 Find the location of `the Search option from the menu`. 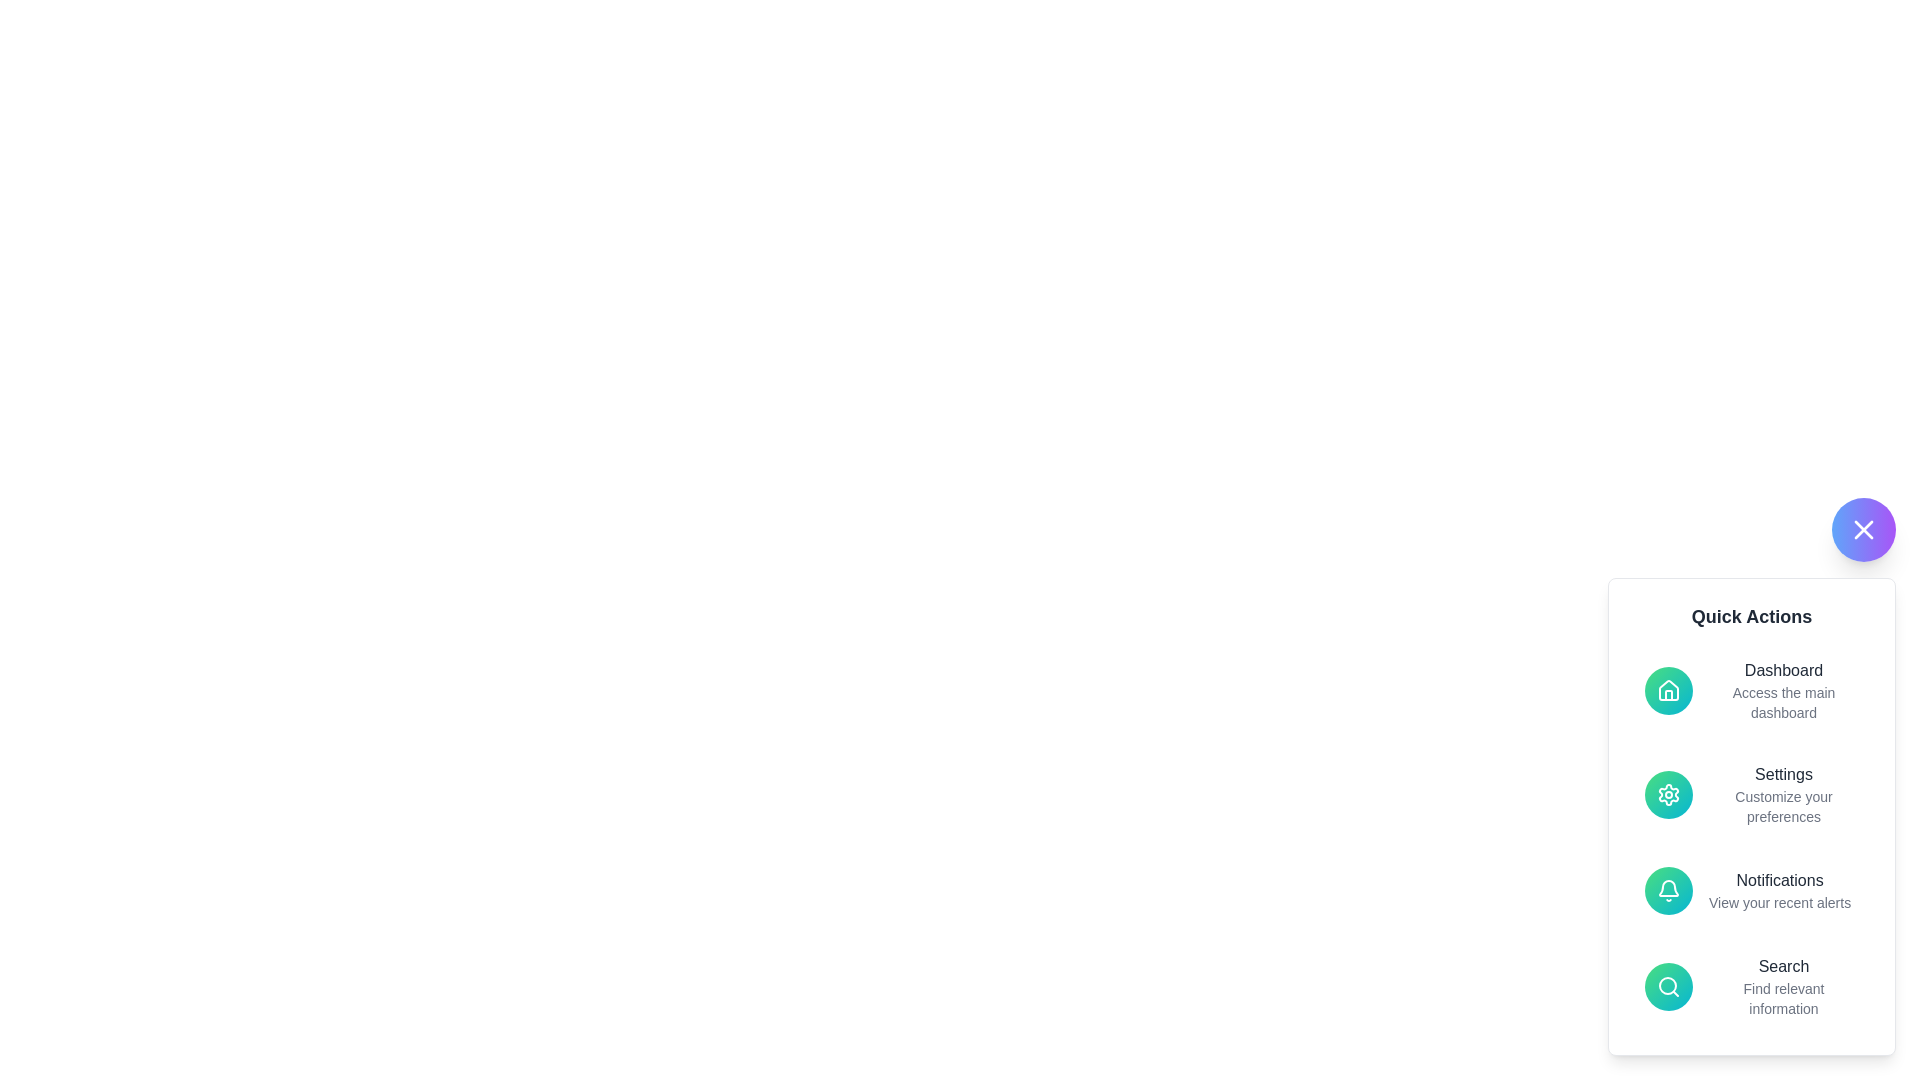

the Search option from the menu is located at coordinates (1751, 986).